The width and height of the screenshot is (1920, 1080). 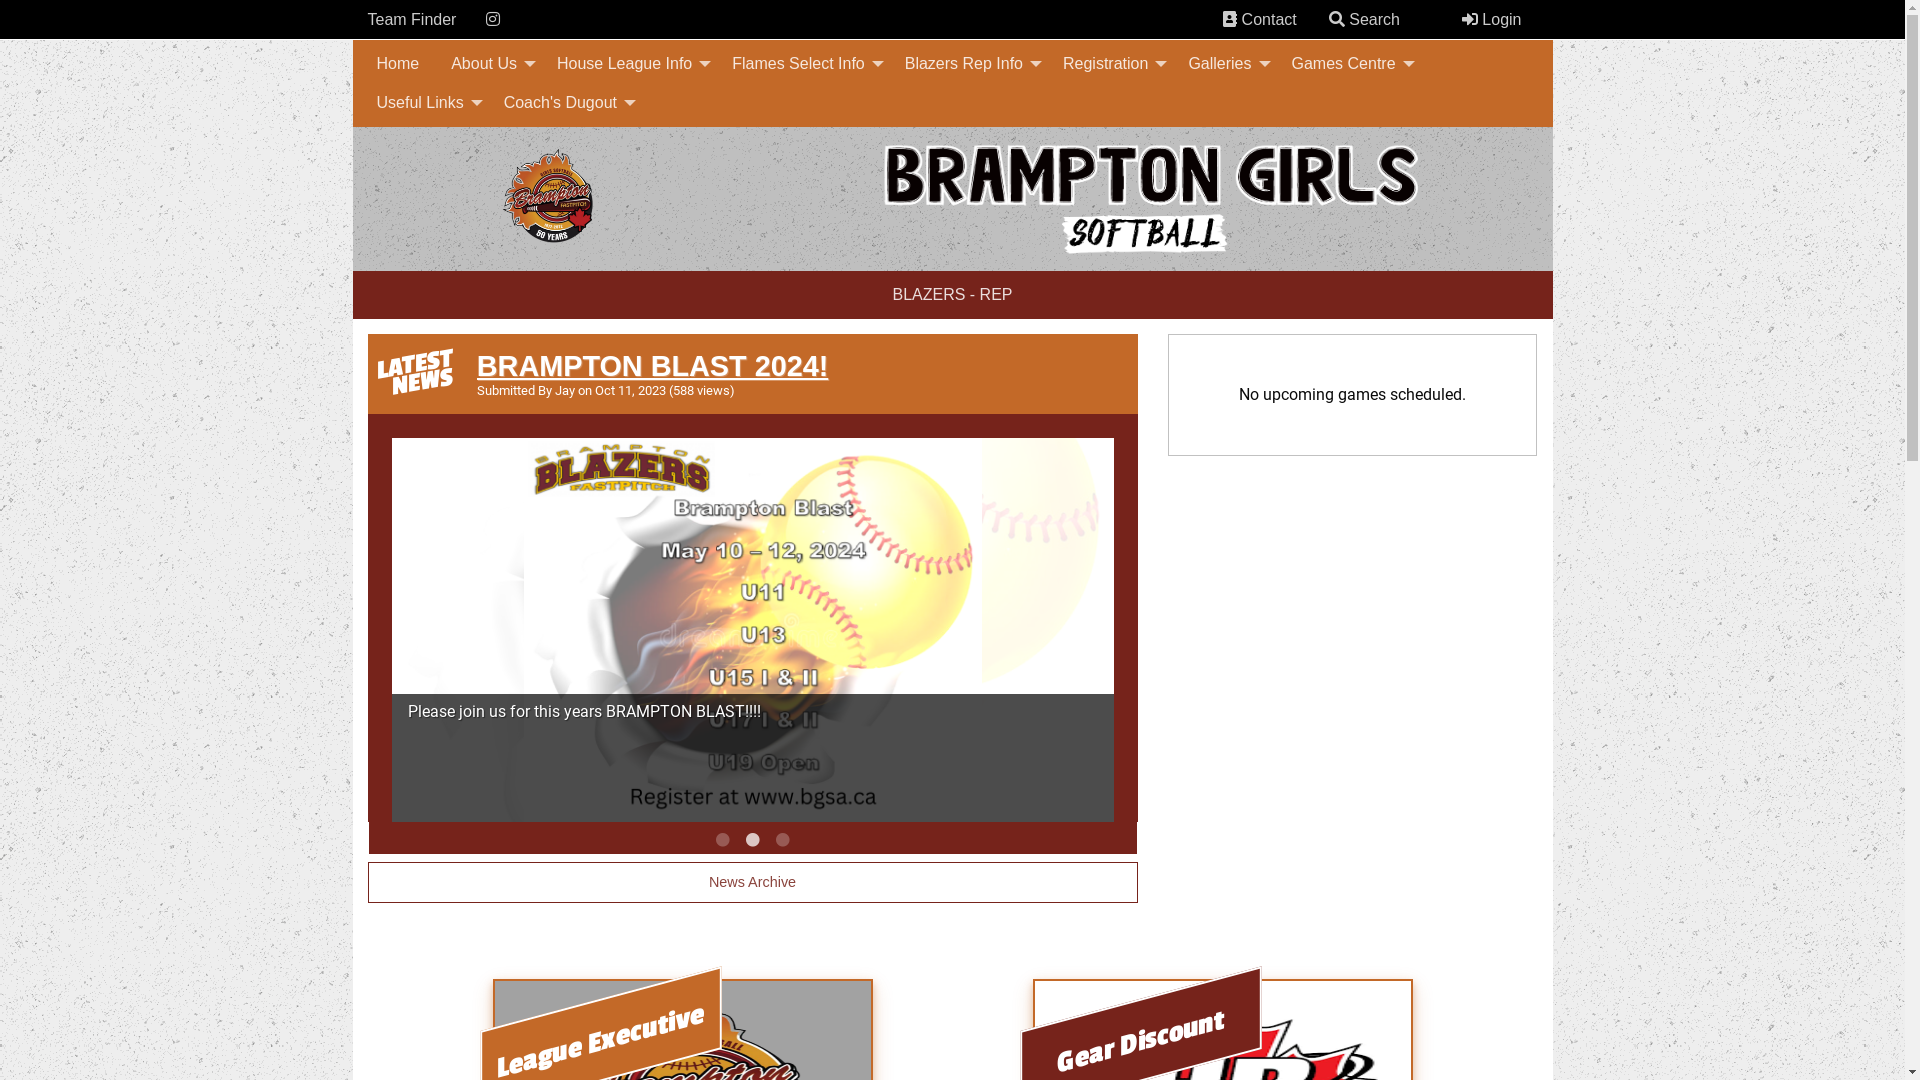 I want to click on 'House League Info', so click(x=627, y=63).